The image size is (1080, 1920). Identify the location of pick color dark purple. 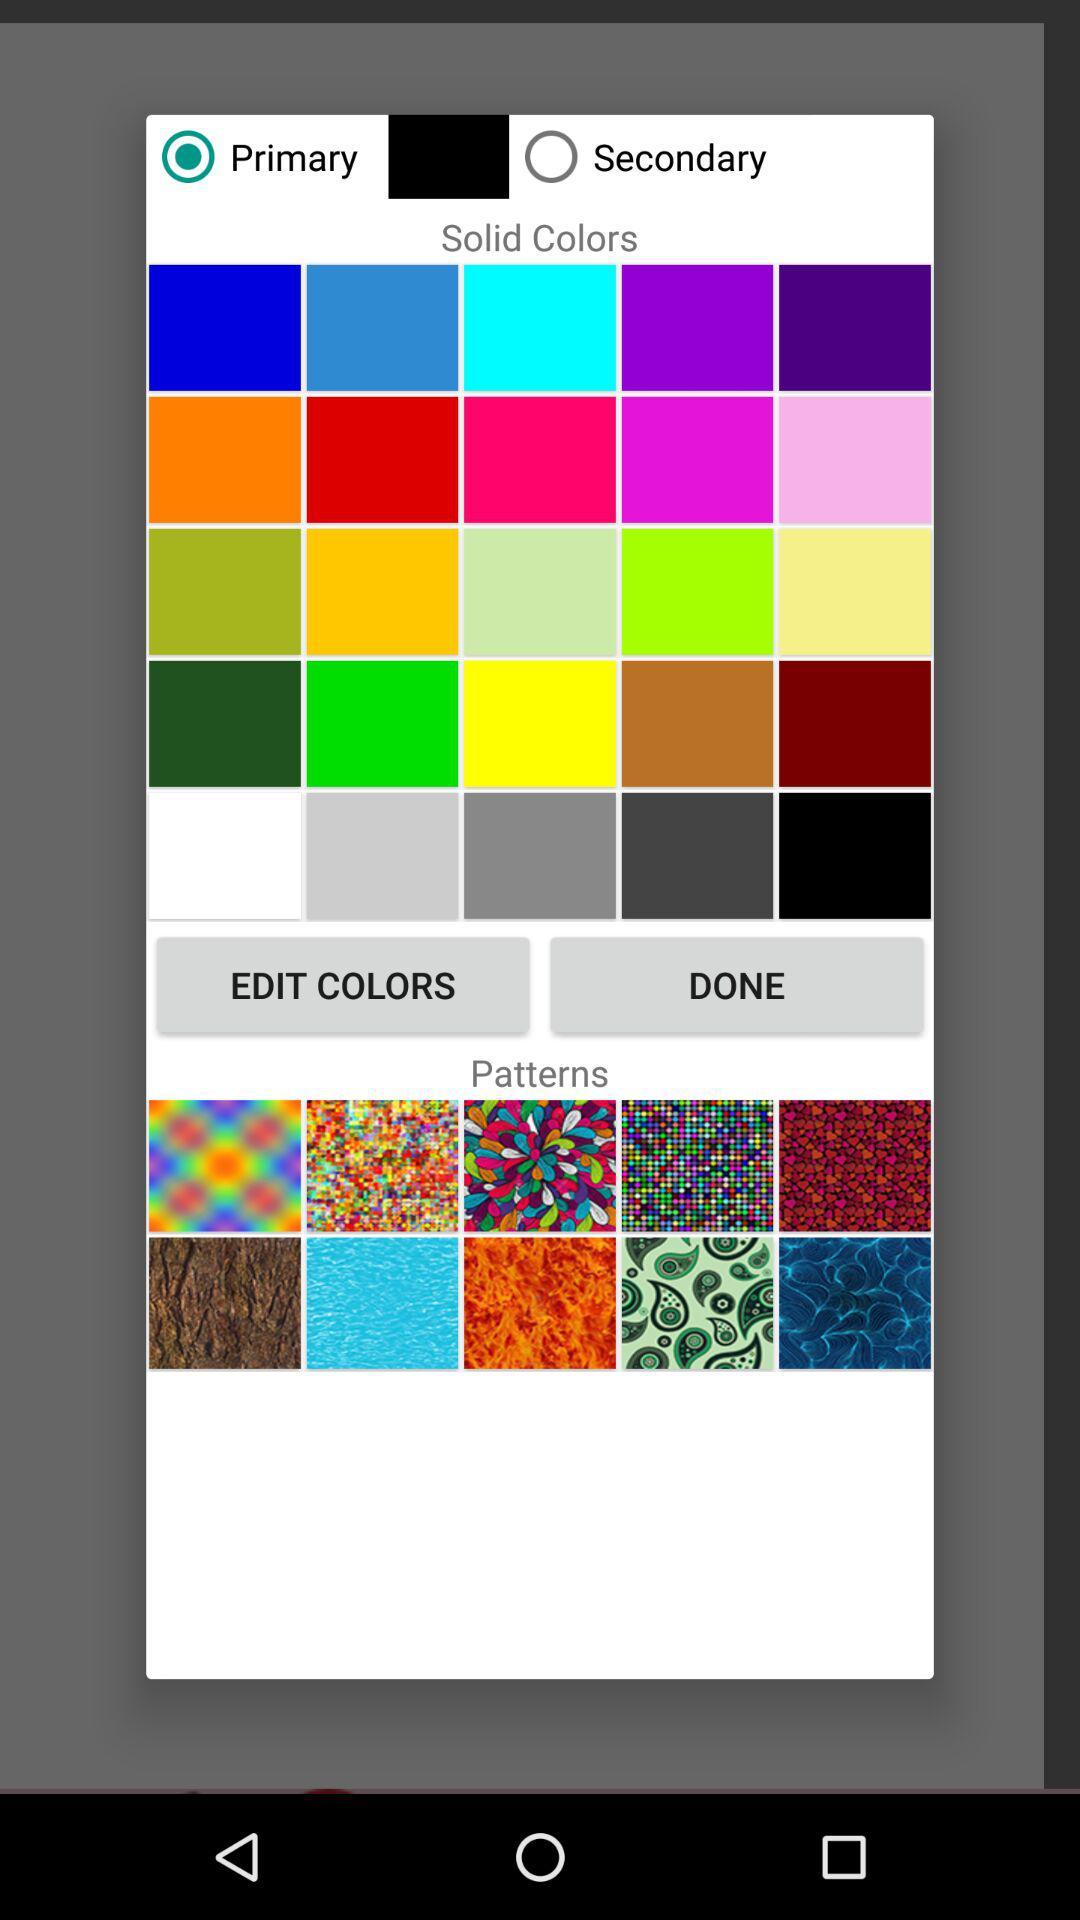
(855, 327).